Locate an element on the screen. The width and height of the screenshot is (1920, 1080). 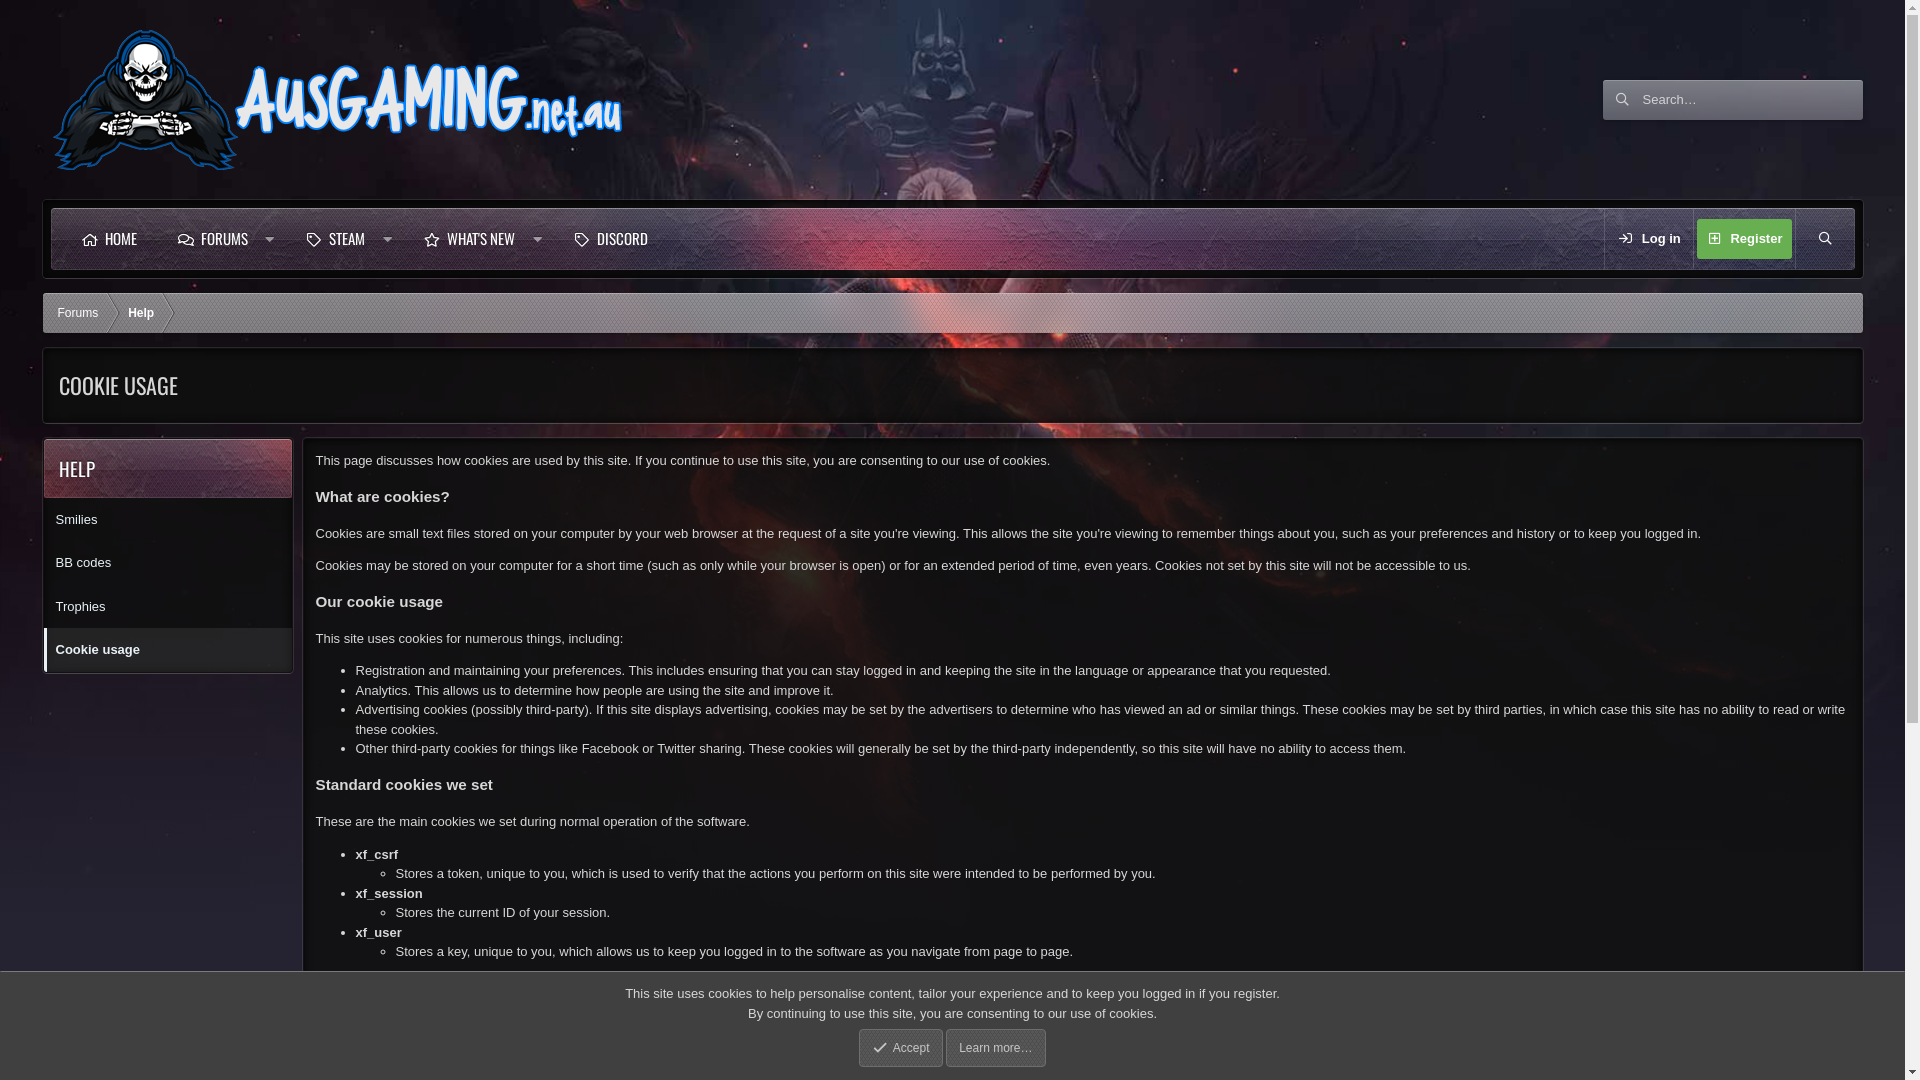
'WHAT'S NEW' is located at coordinates (402, 238).